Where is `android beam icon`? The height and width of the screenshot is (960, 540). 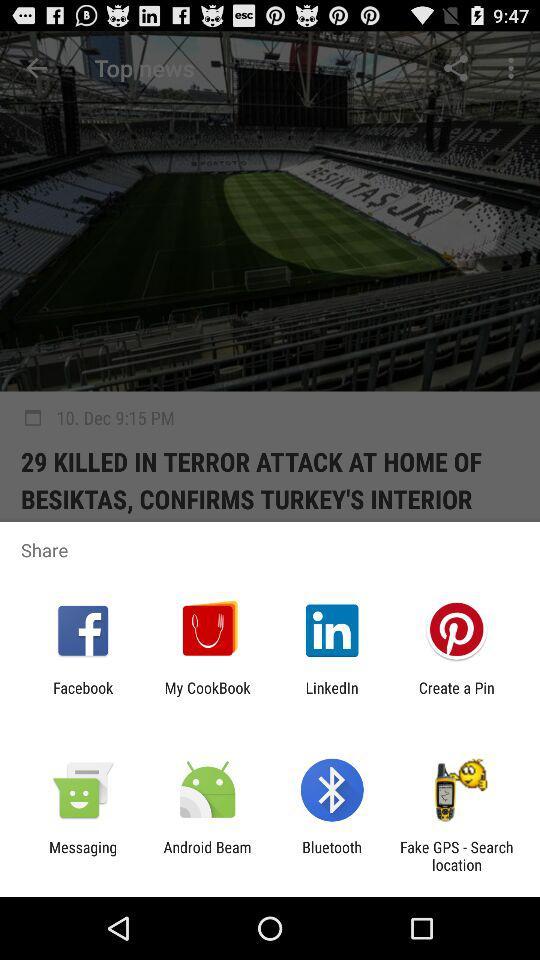
android beam icon is located at coordinates (206, 855).